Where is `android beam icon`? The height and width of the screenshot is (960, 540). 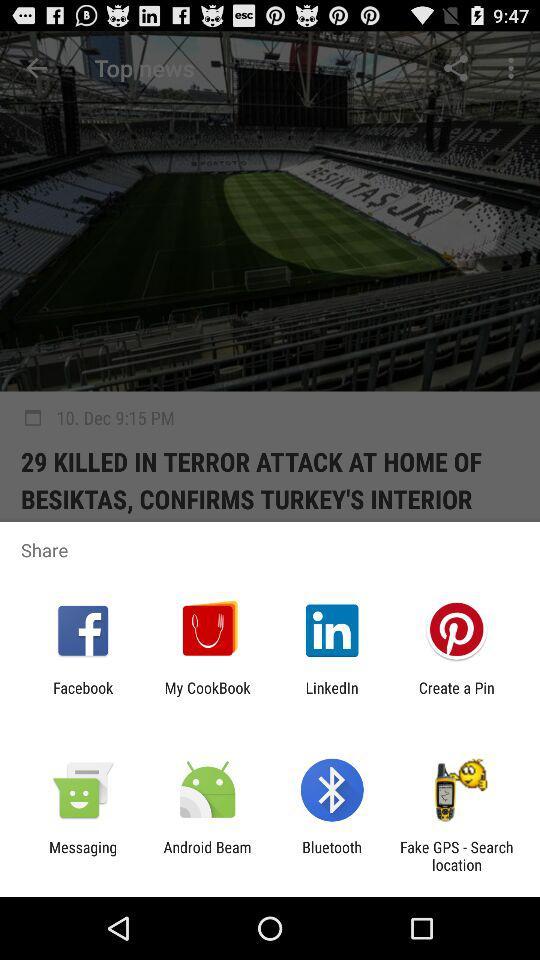
android beam icon is located at coordinates (206, 855).